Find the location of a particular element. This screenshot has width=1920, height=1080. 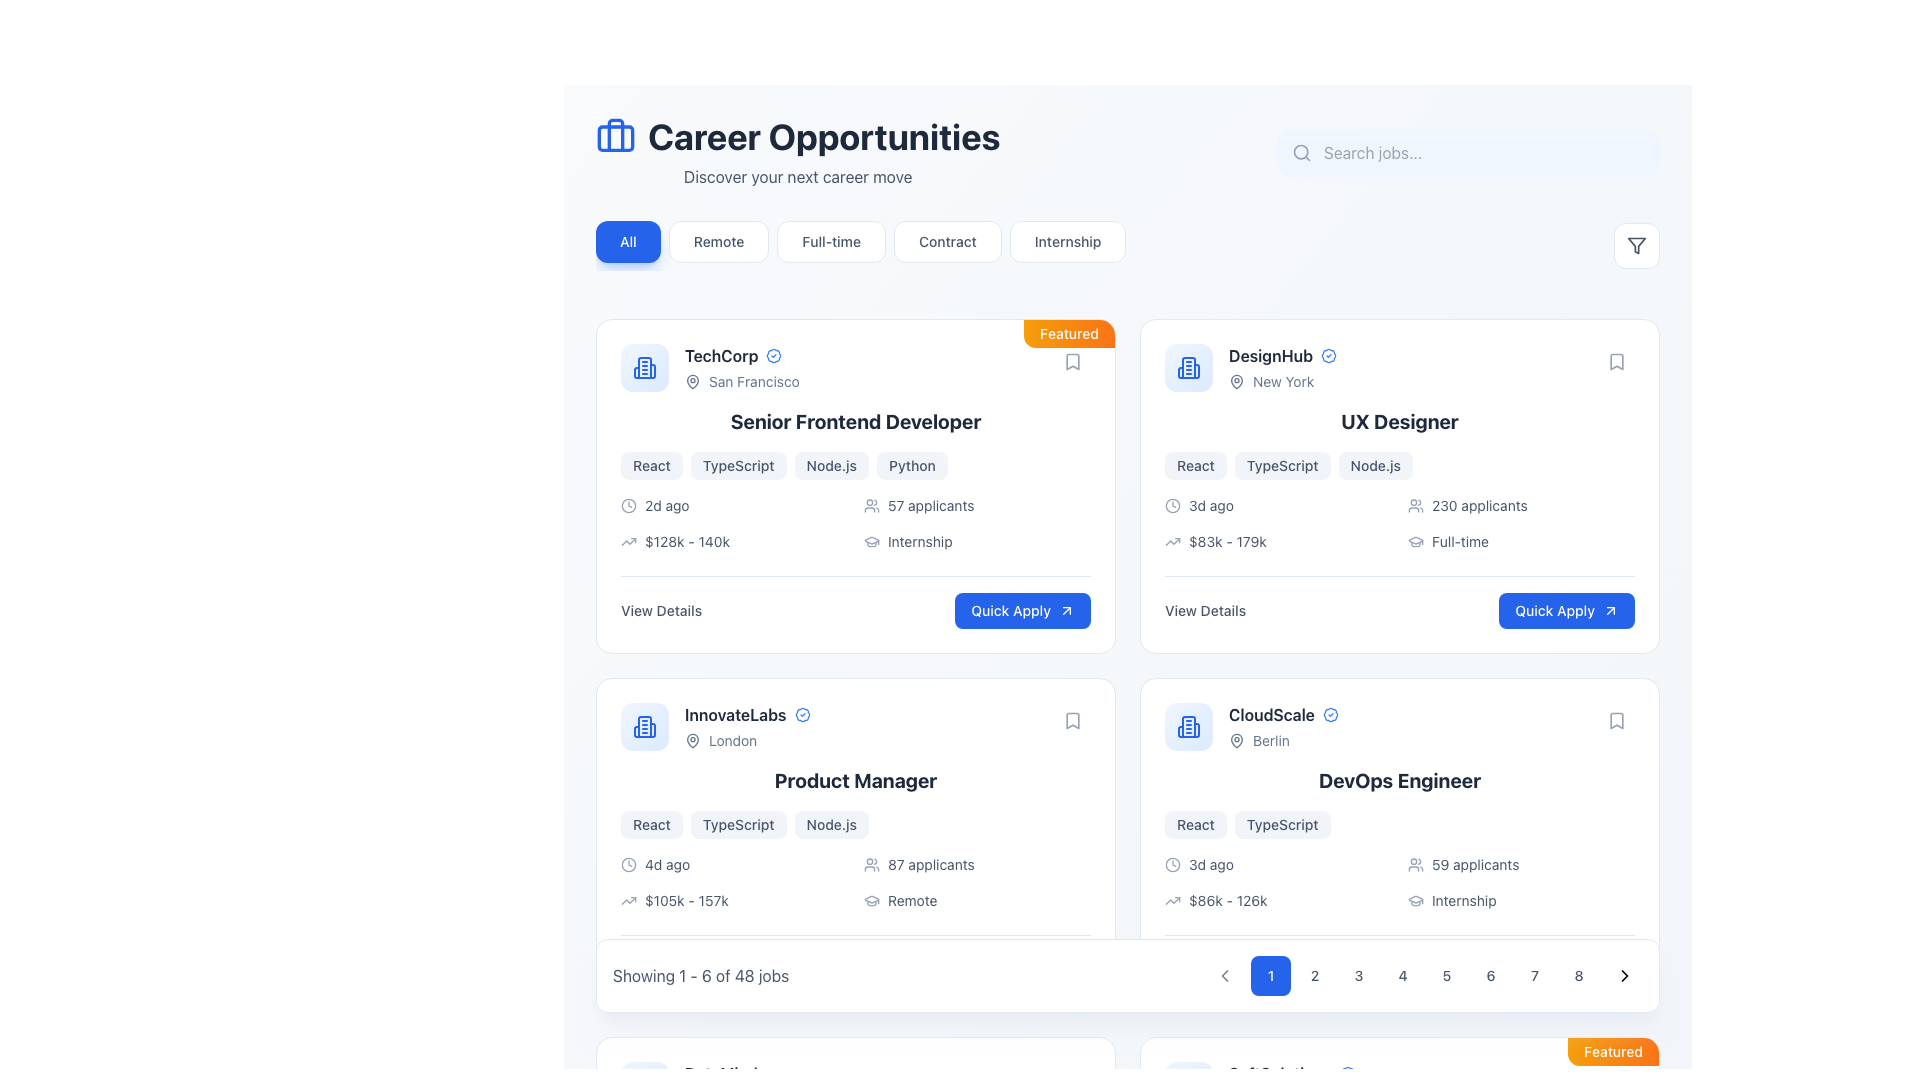

the numbered button in the pagination component to switch to that page is located at coordinates (1424, 974).